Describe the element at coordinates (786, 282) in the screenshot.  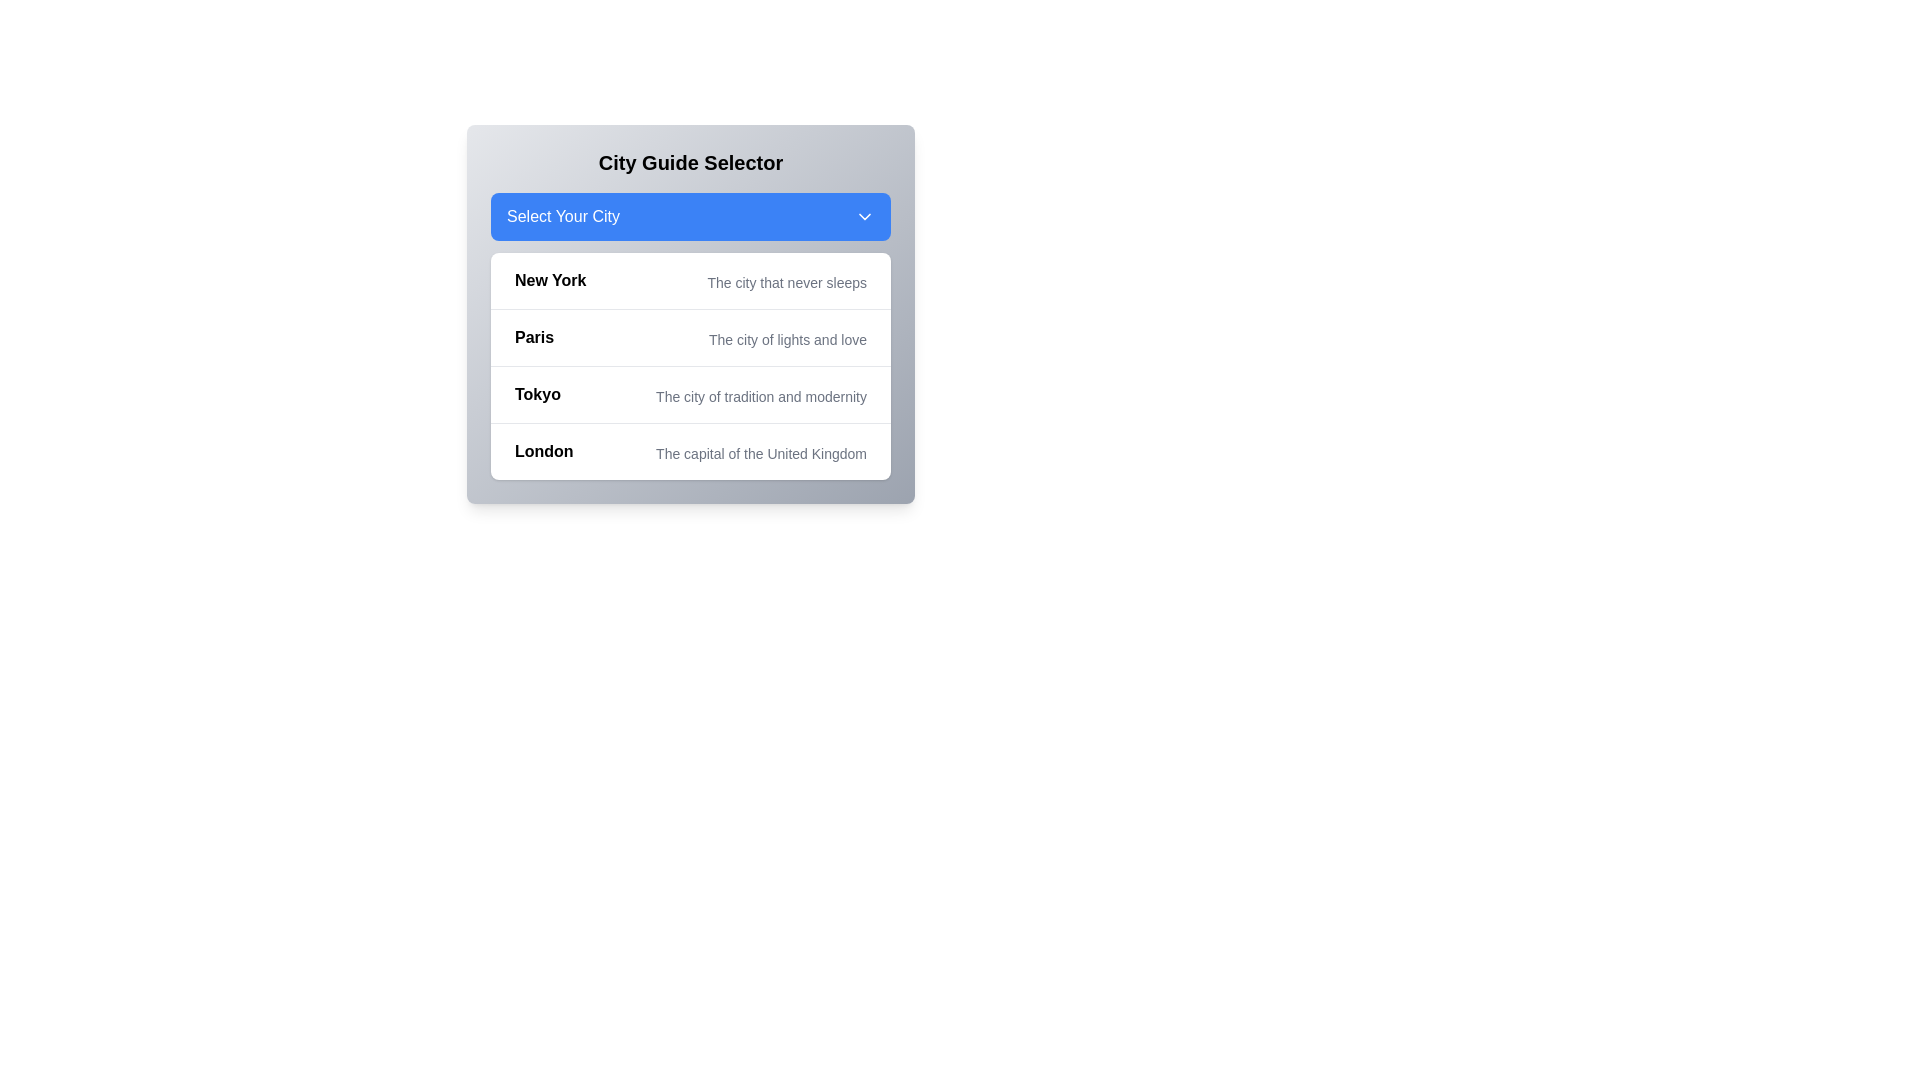
I see `the descriptive subtitle label for the city of 'New York' located in the dropdown-style interface, situated to the right of the 'New York' title` at that location.